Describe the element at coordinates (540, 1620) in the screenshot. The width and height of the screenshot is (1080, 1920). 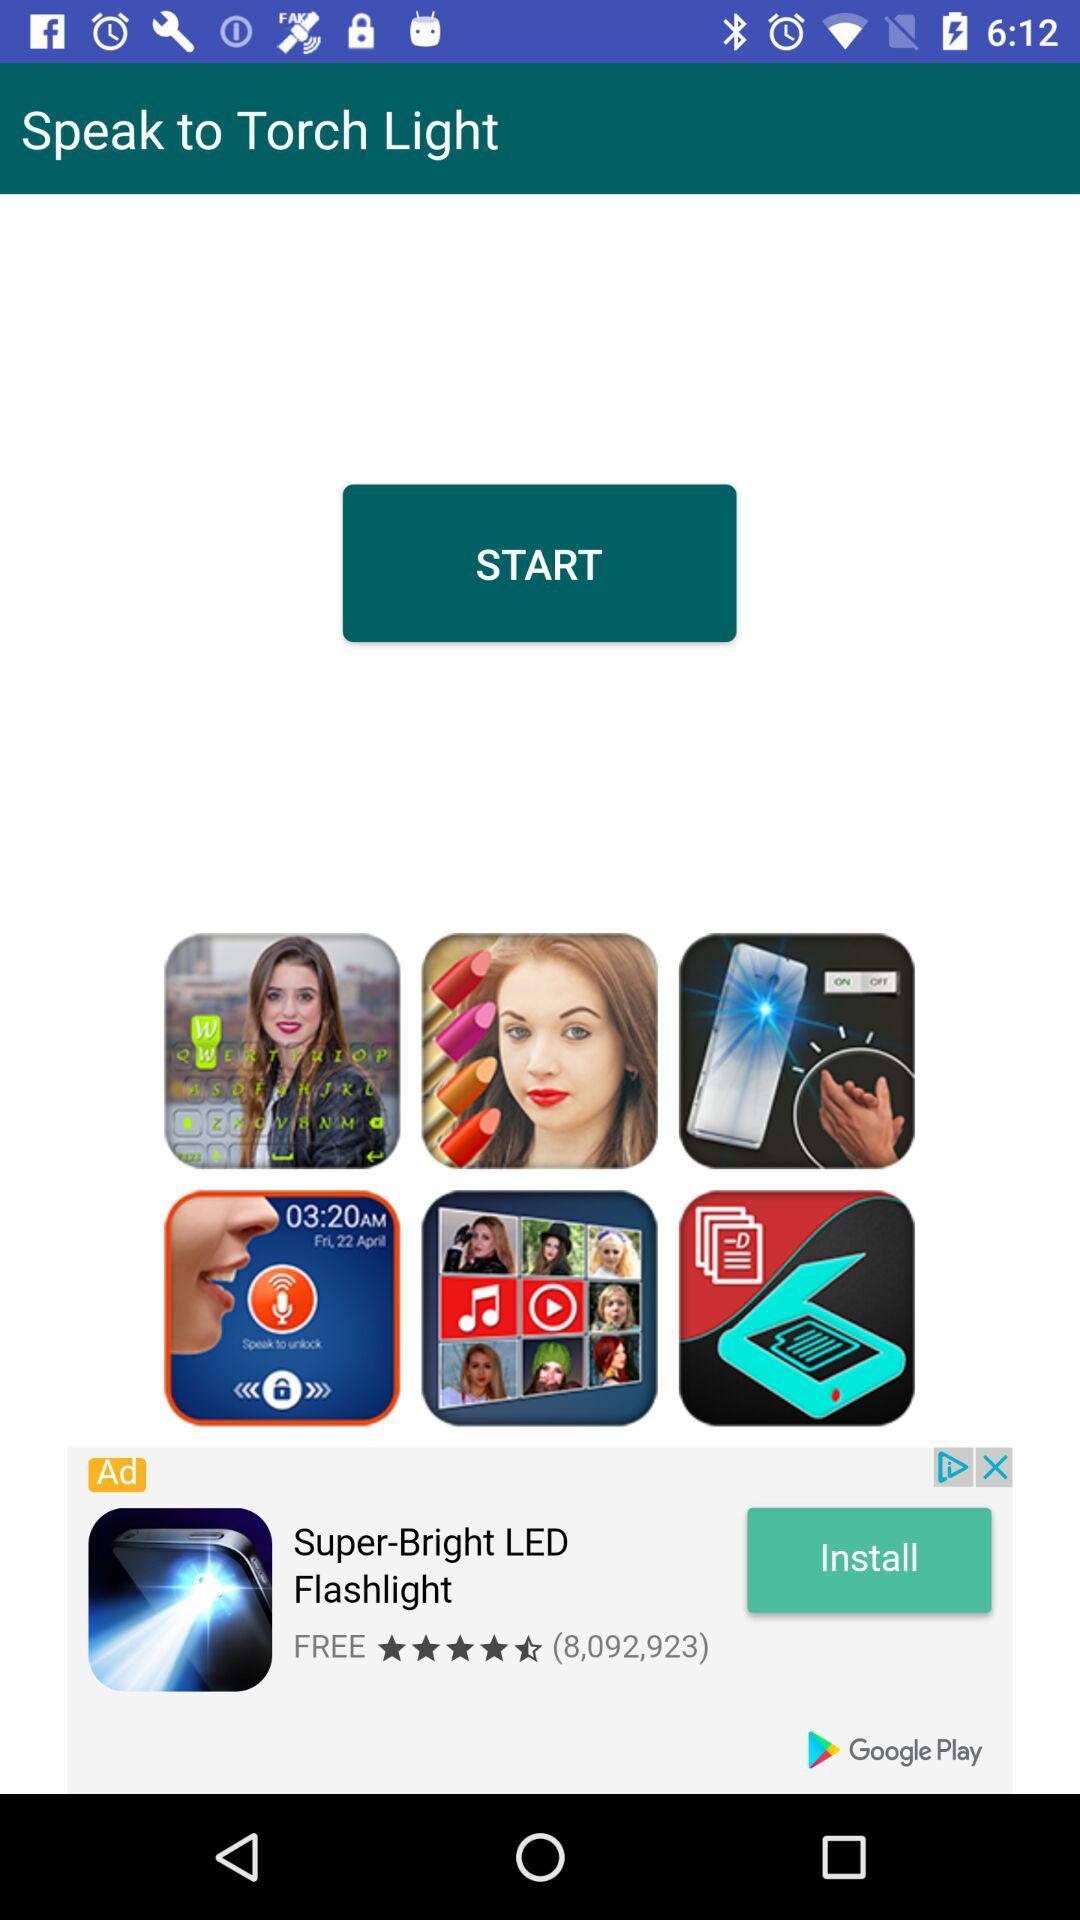
I see `advisement` at that location.